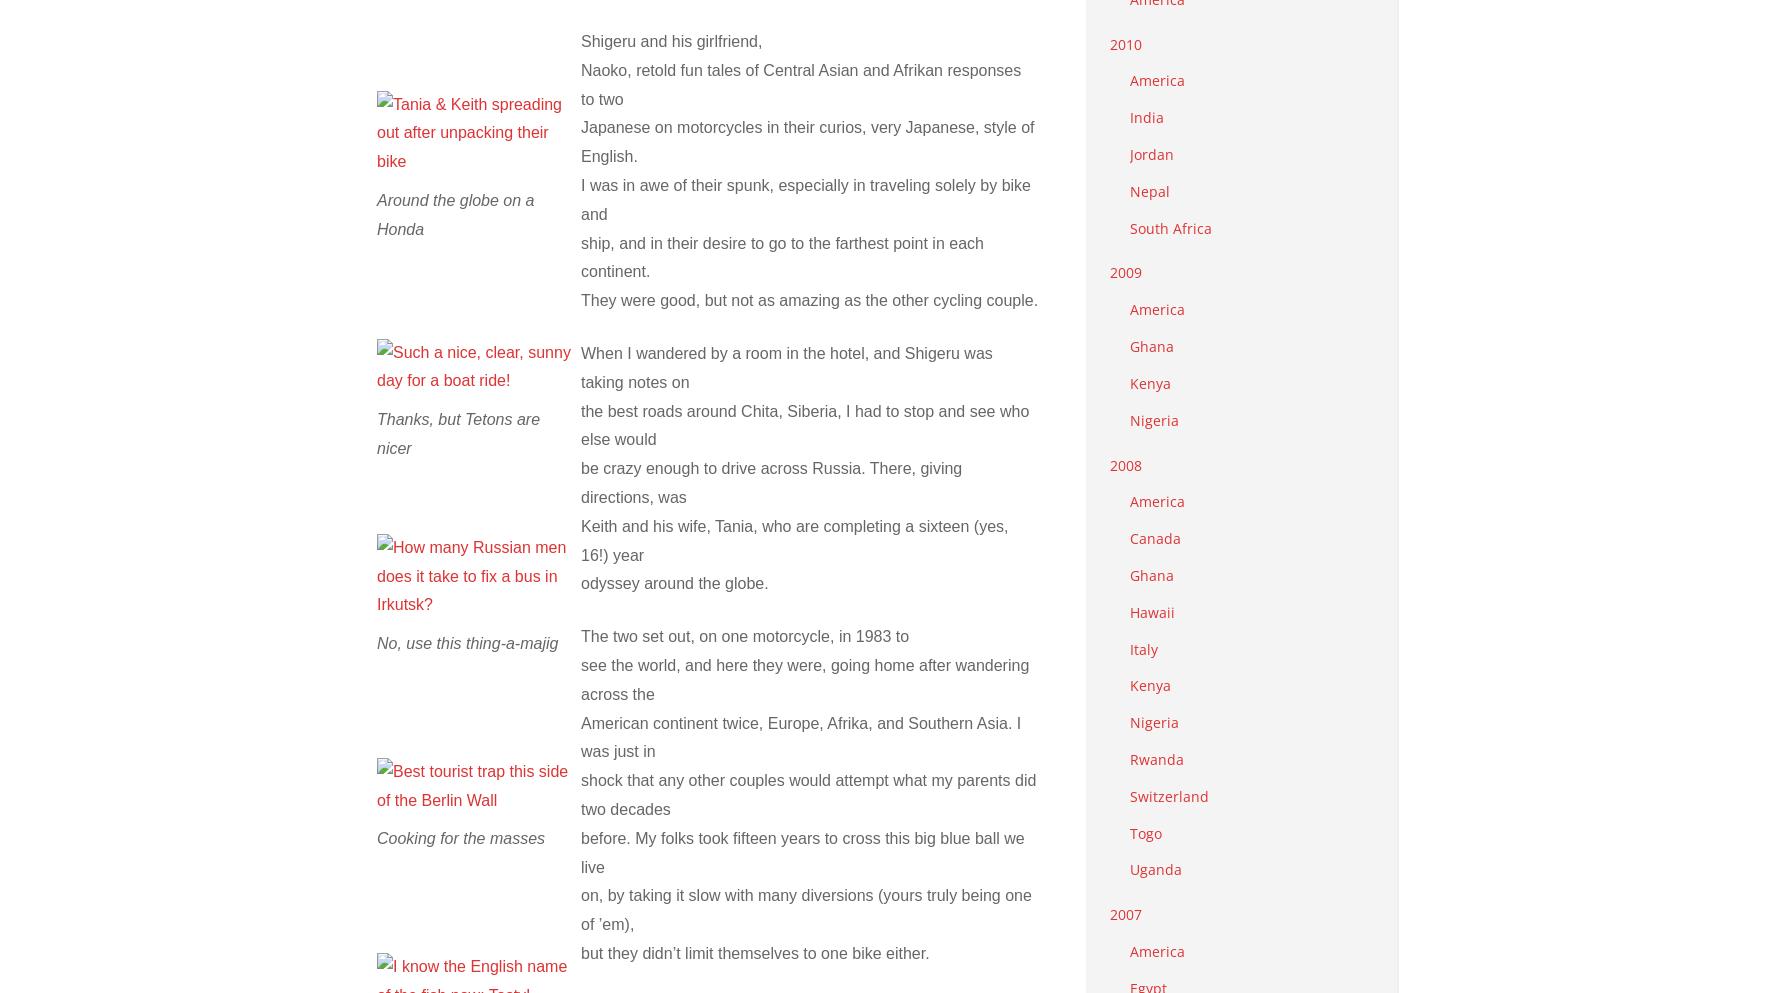  Describe the element at coordinates (1169, 794) in the screenshot. I see `'Switzerland'` at that location.